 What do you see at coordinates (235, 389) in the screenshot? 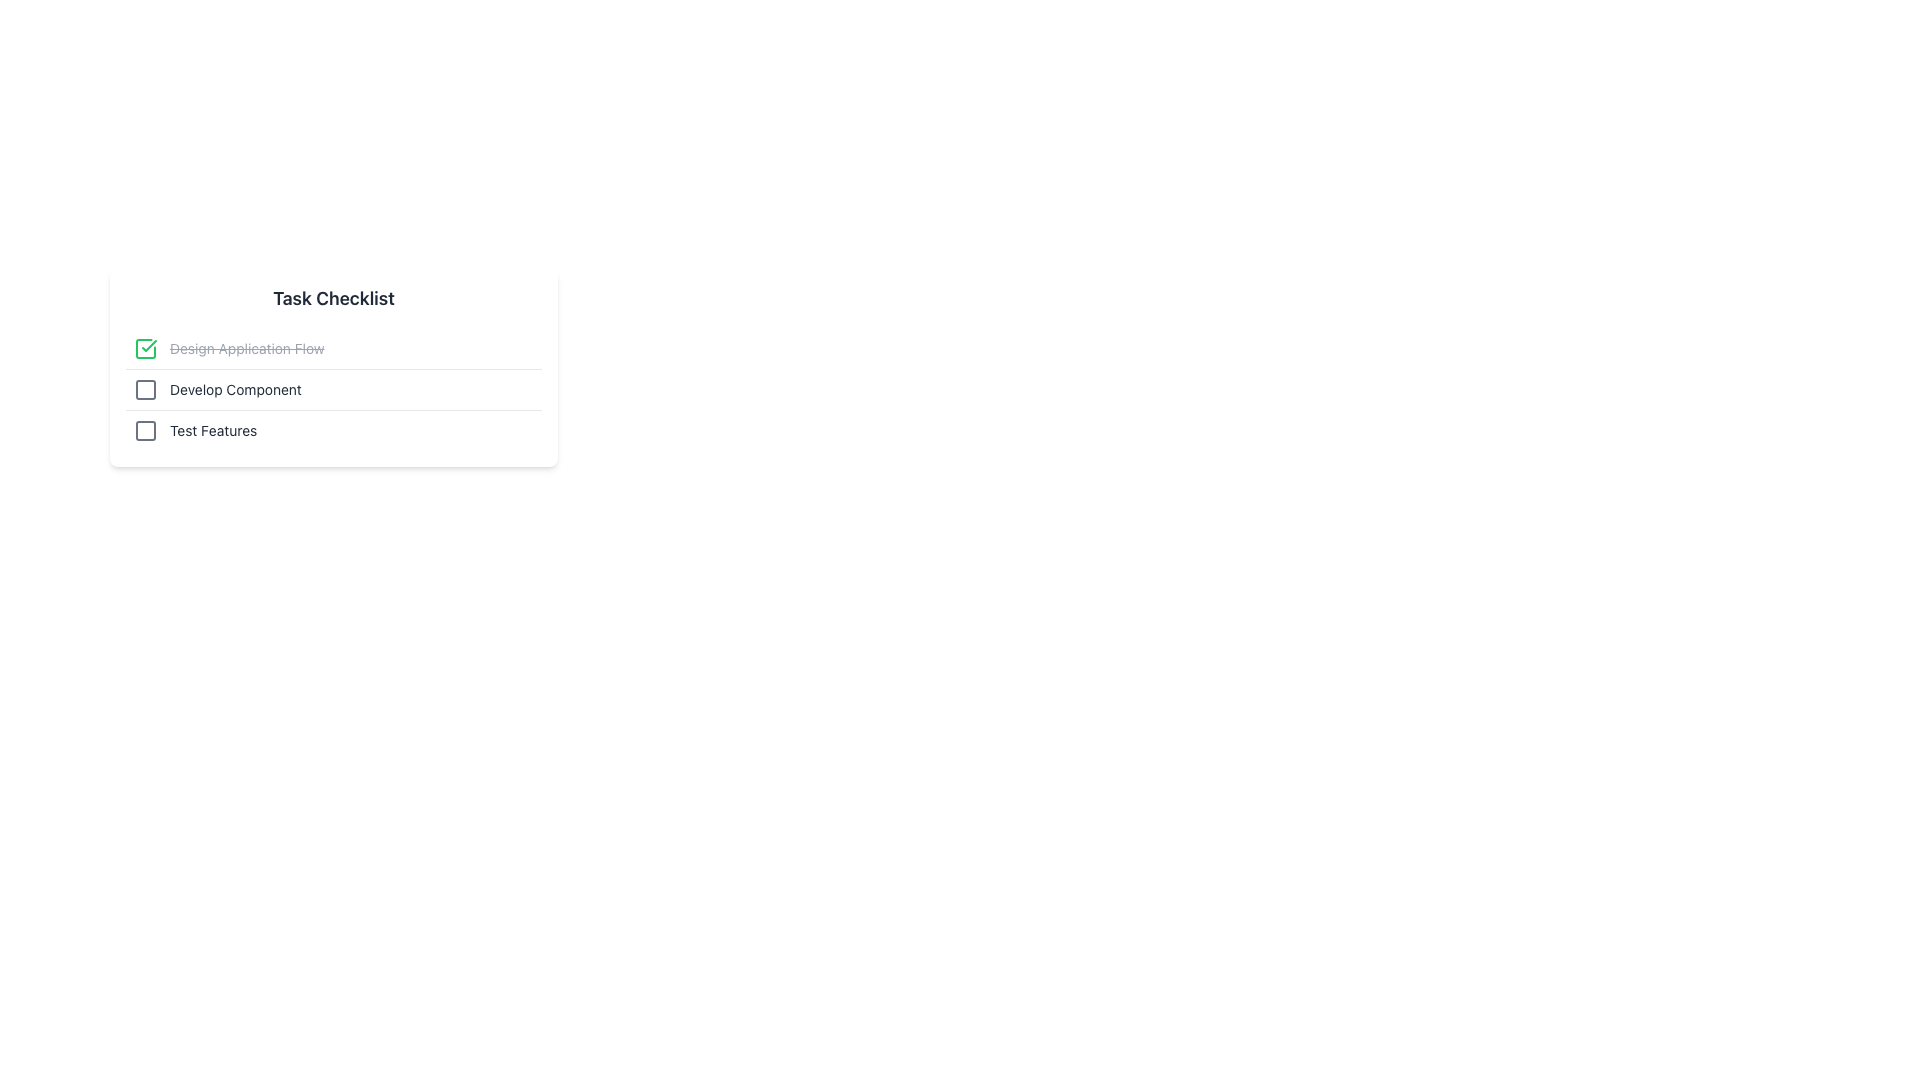
I see `the text label reading 'Develop Component', which is styled with a small font size and gray color, located to the right of a checkbox in a vertical checklist` at bounding box center [235, 389].